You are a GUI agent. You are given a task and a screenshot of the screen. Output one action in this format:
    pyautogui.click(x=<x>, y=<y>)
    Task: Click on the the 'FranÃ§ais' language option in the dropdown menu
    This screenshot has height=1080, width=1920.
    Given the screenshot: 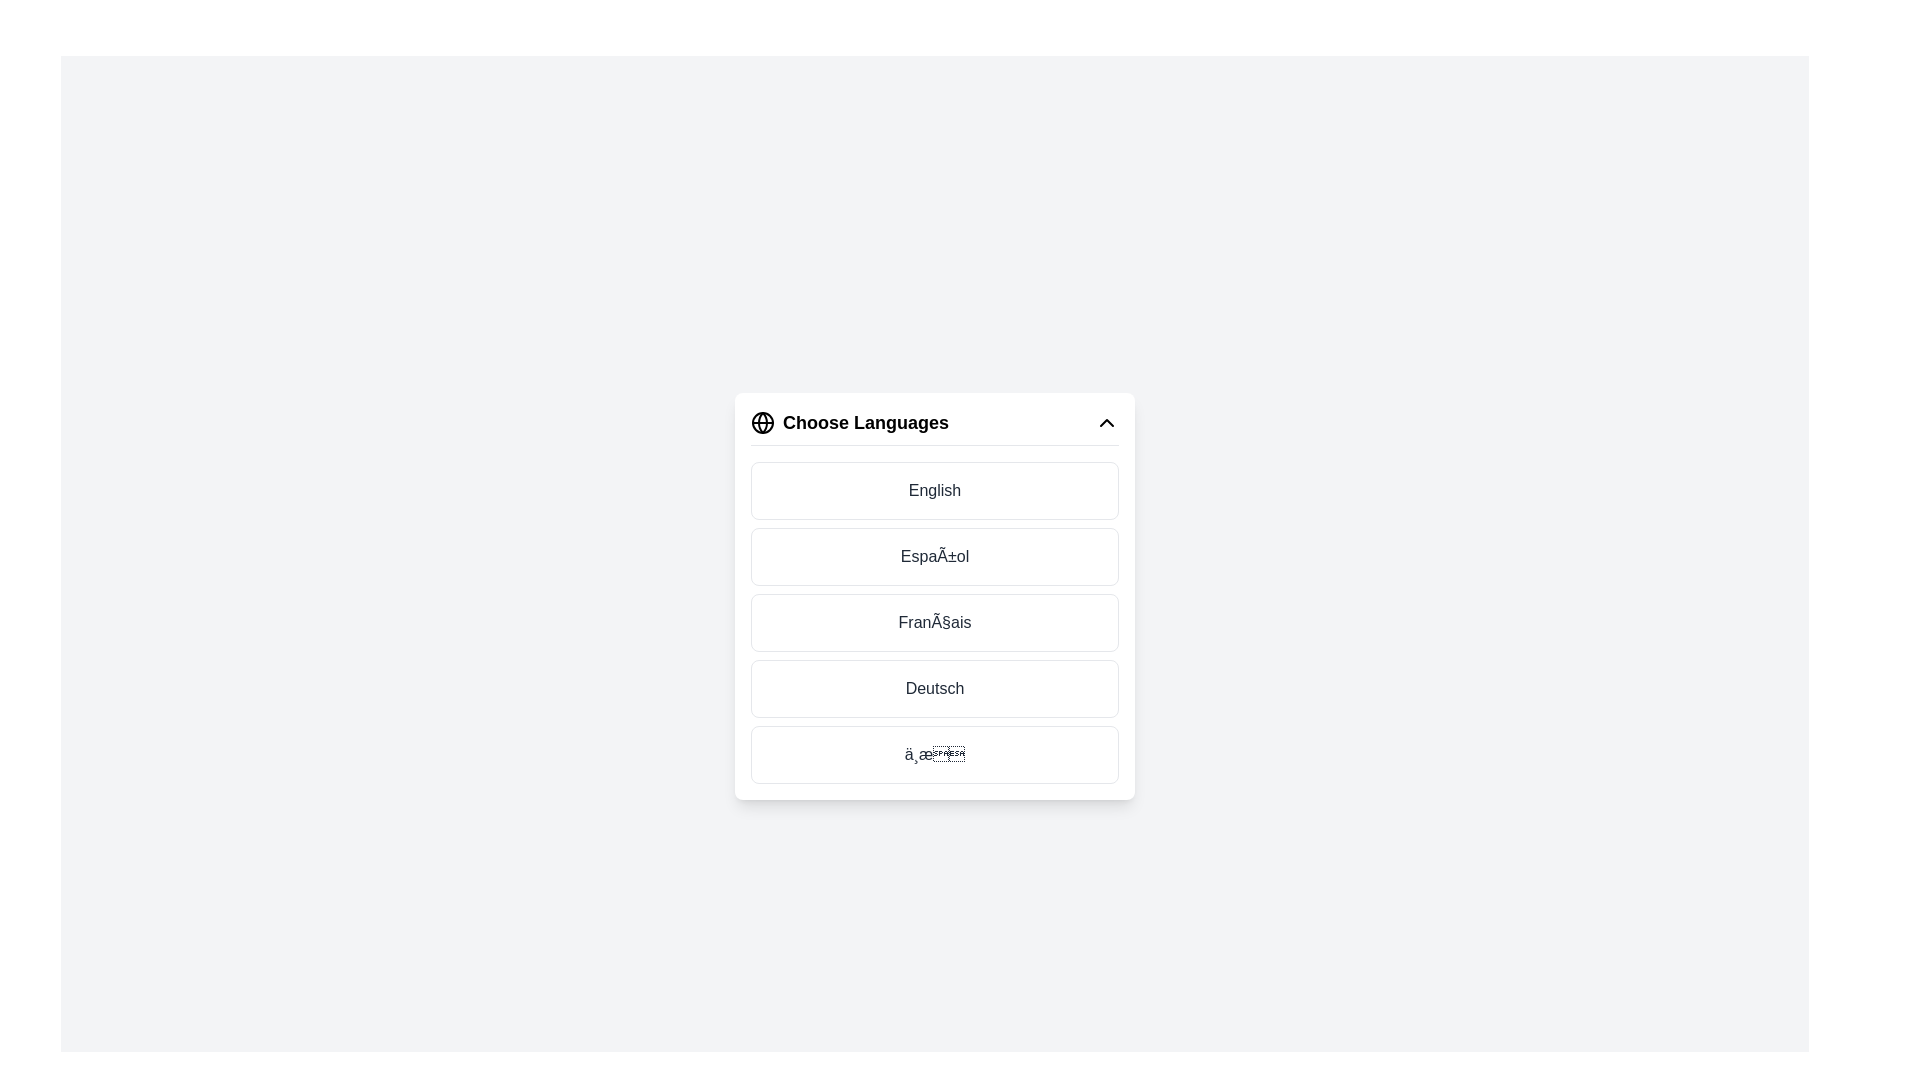 What is the action you would take?
    pyautogui.click(x=934, y=595)
    